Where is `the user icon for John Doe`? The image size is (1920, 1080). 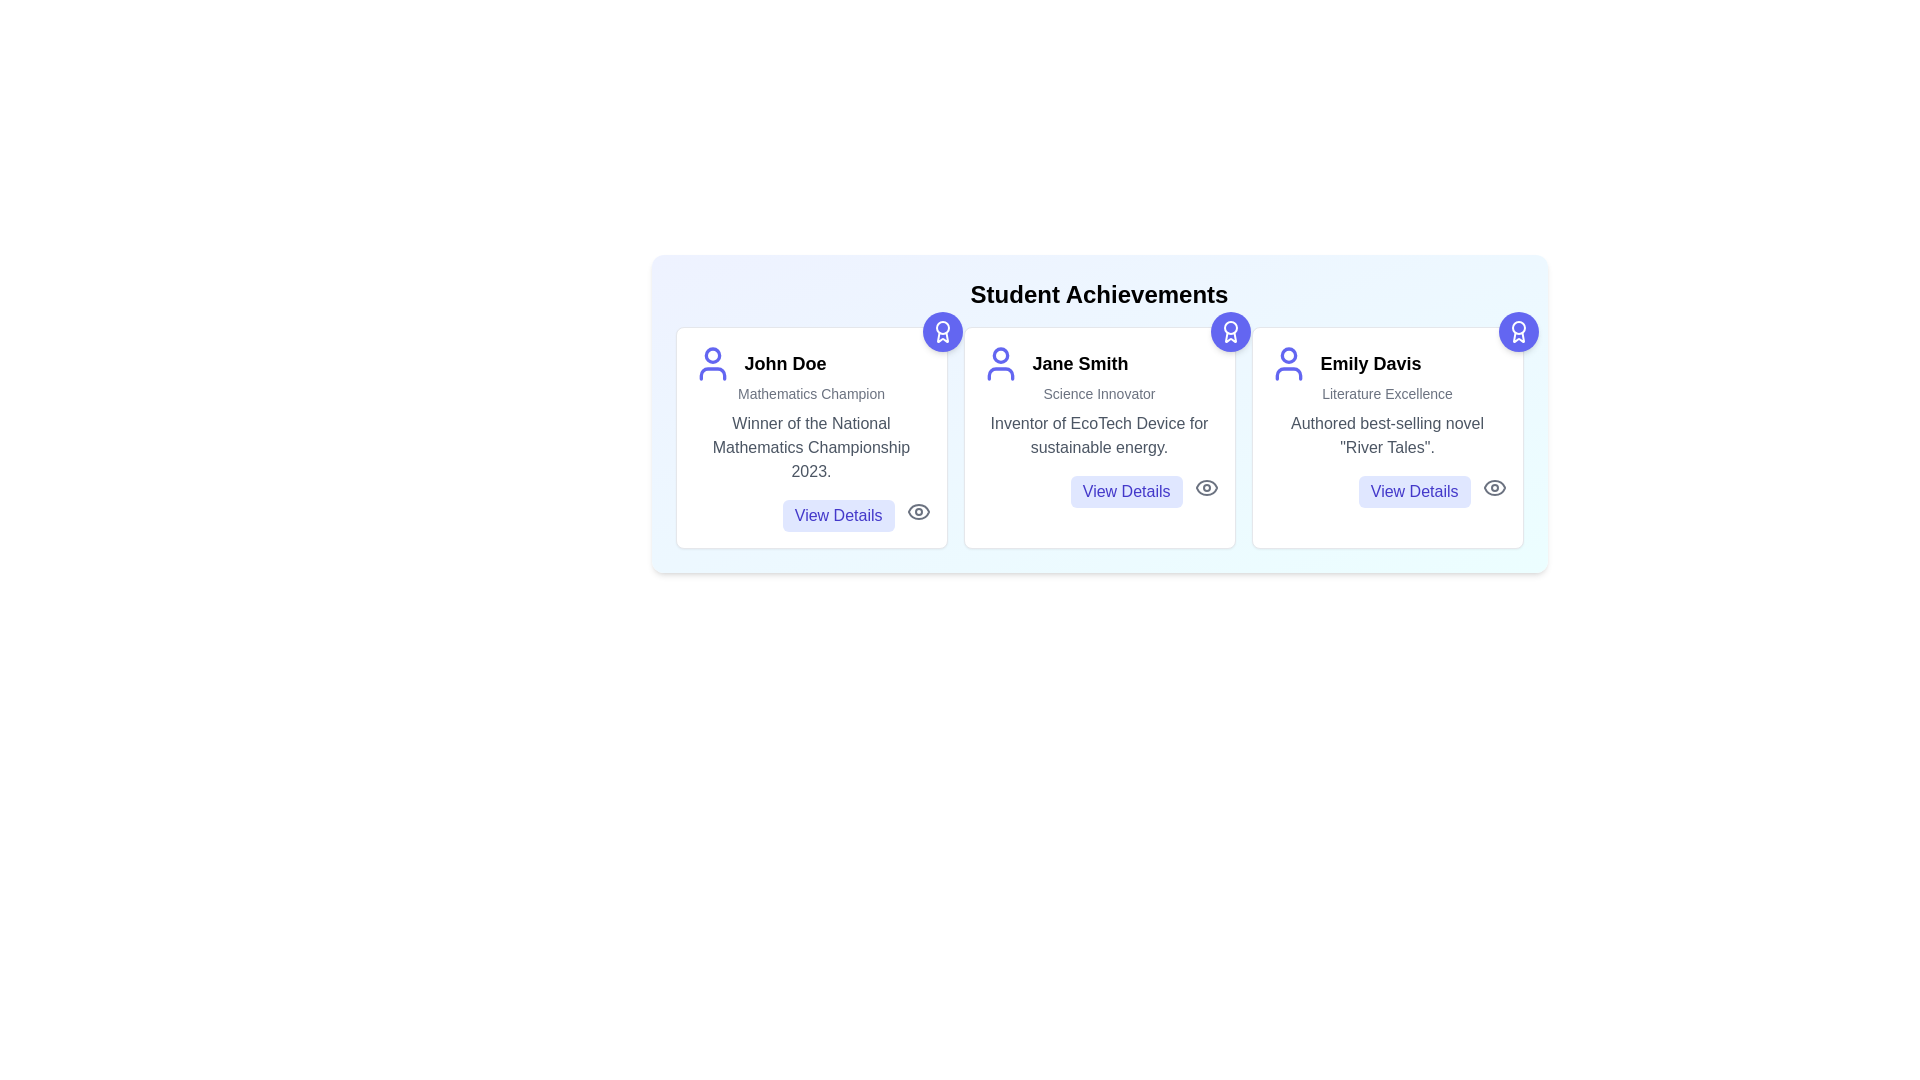 the user icon for John Doe is located at coordinates (712, 363).